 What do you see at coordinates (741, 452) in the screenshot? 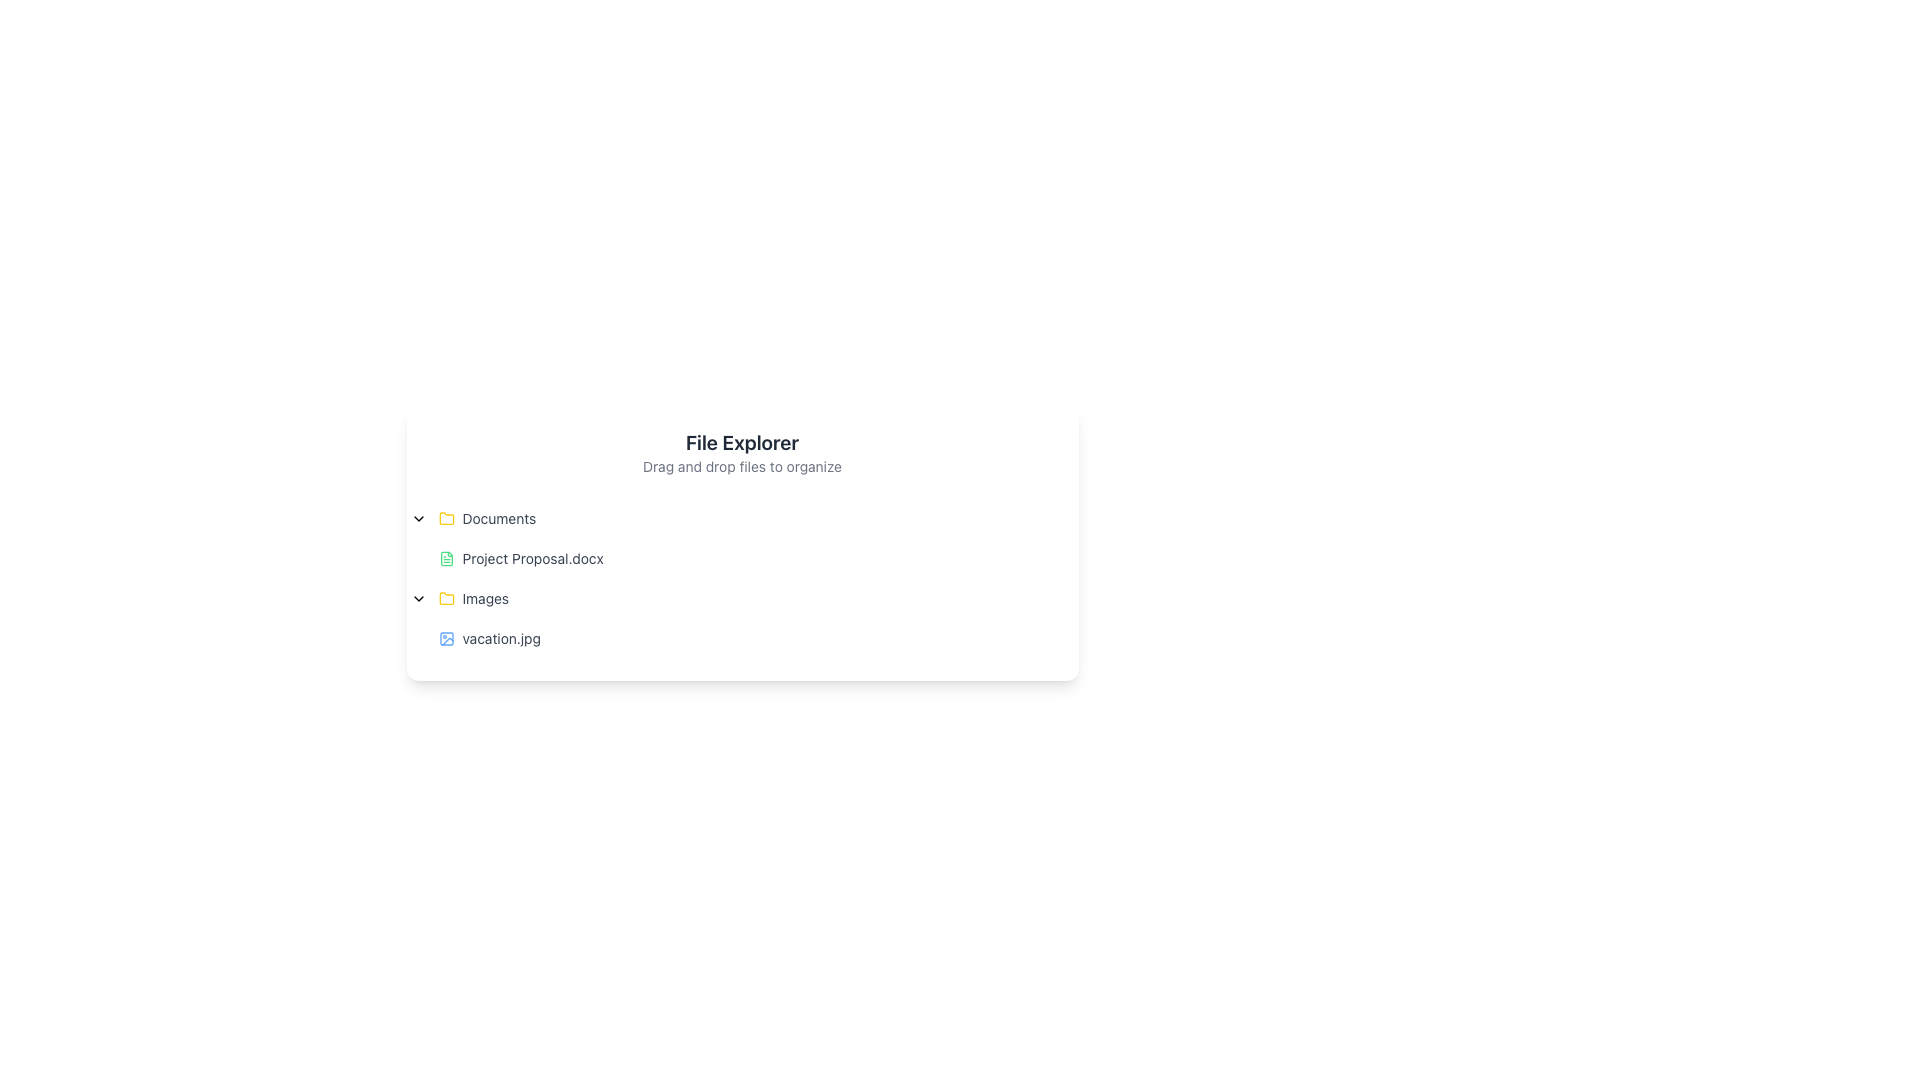
I see `the header element of the file explorer interface` at bounding box center [741, 452].